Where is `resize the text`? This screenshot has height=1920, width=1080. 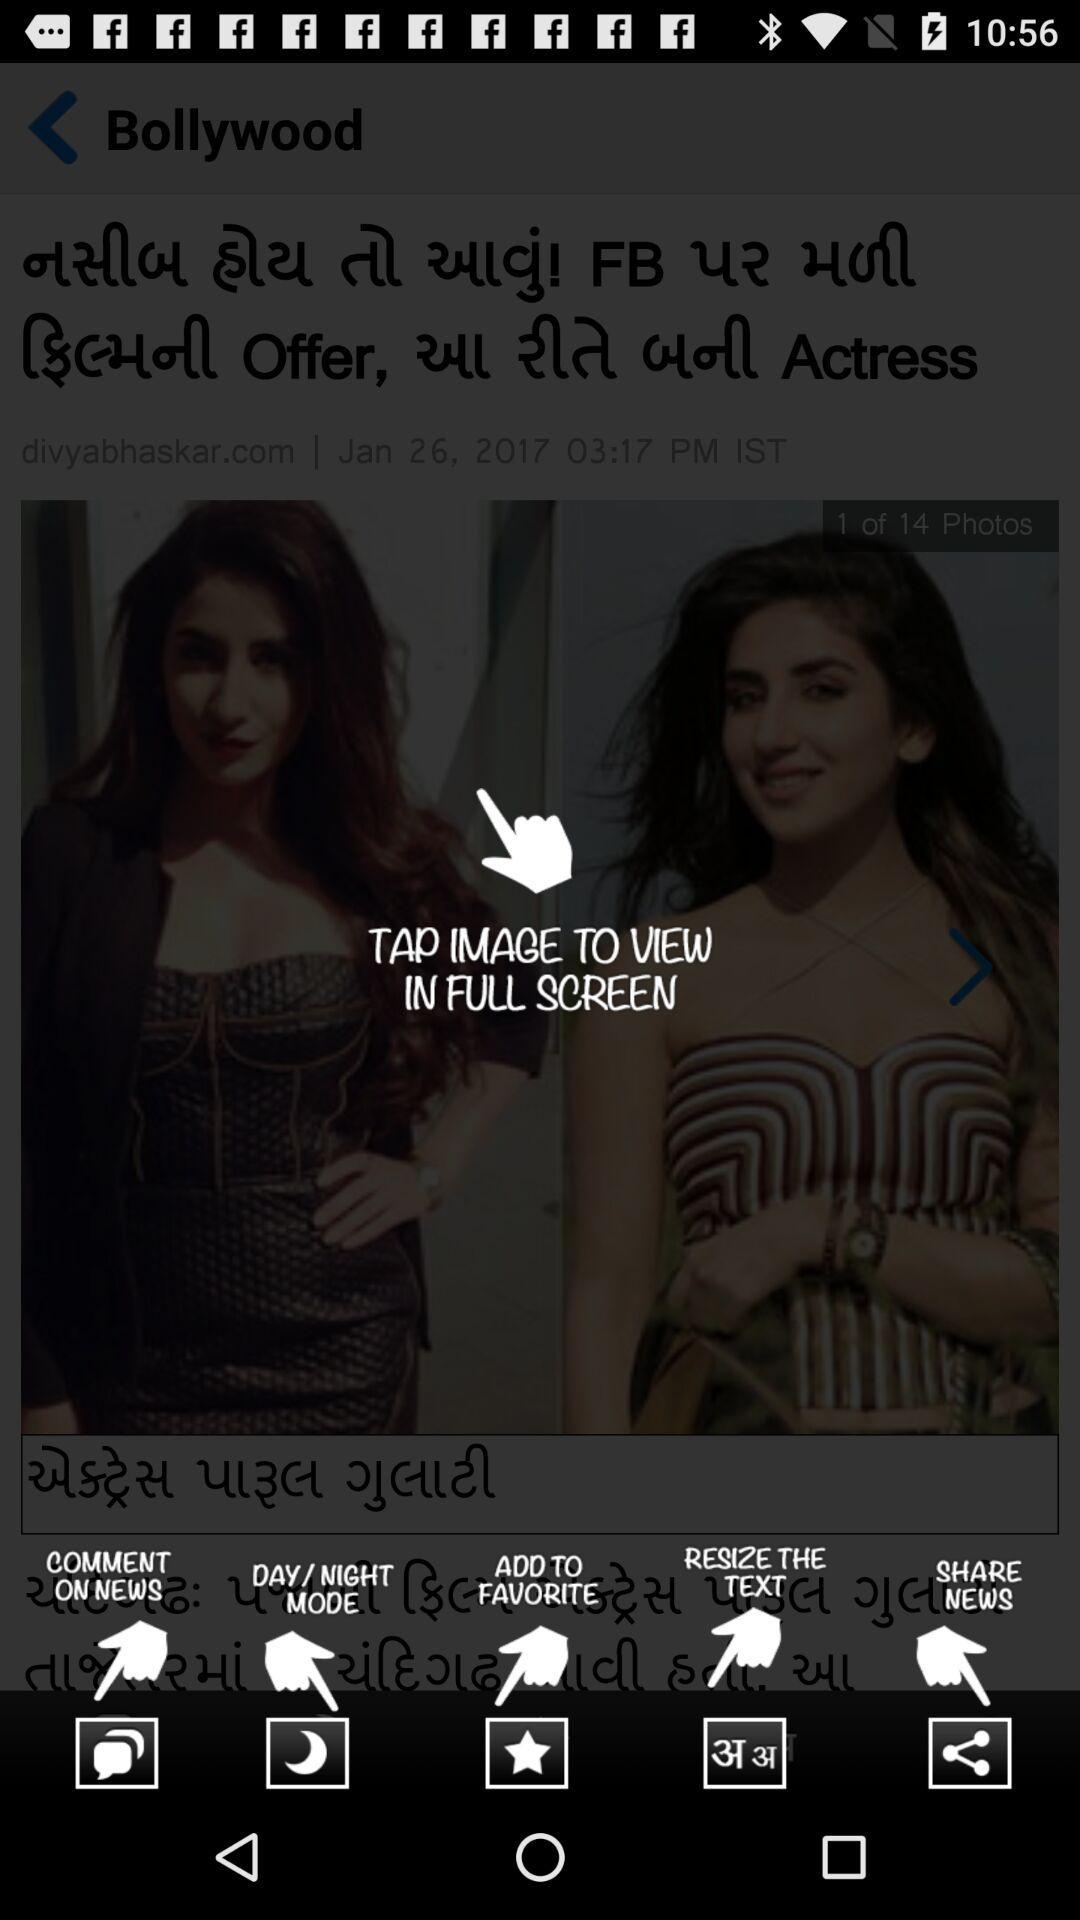 resize the text is located at coordinates (756, 1669).